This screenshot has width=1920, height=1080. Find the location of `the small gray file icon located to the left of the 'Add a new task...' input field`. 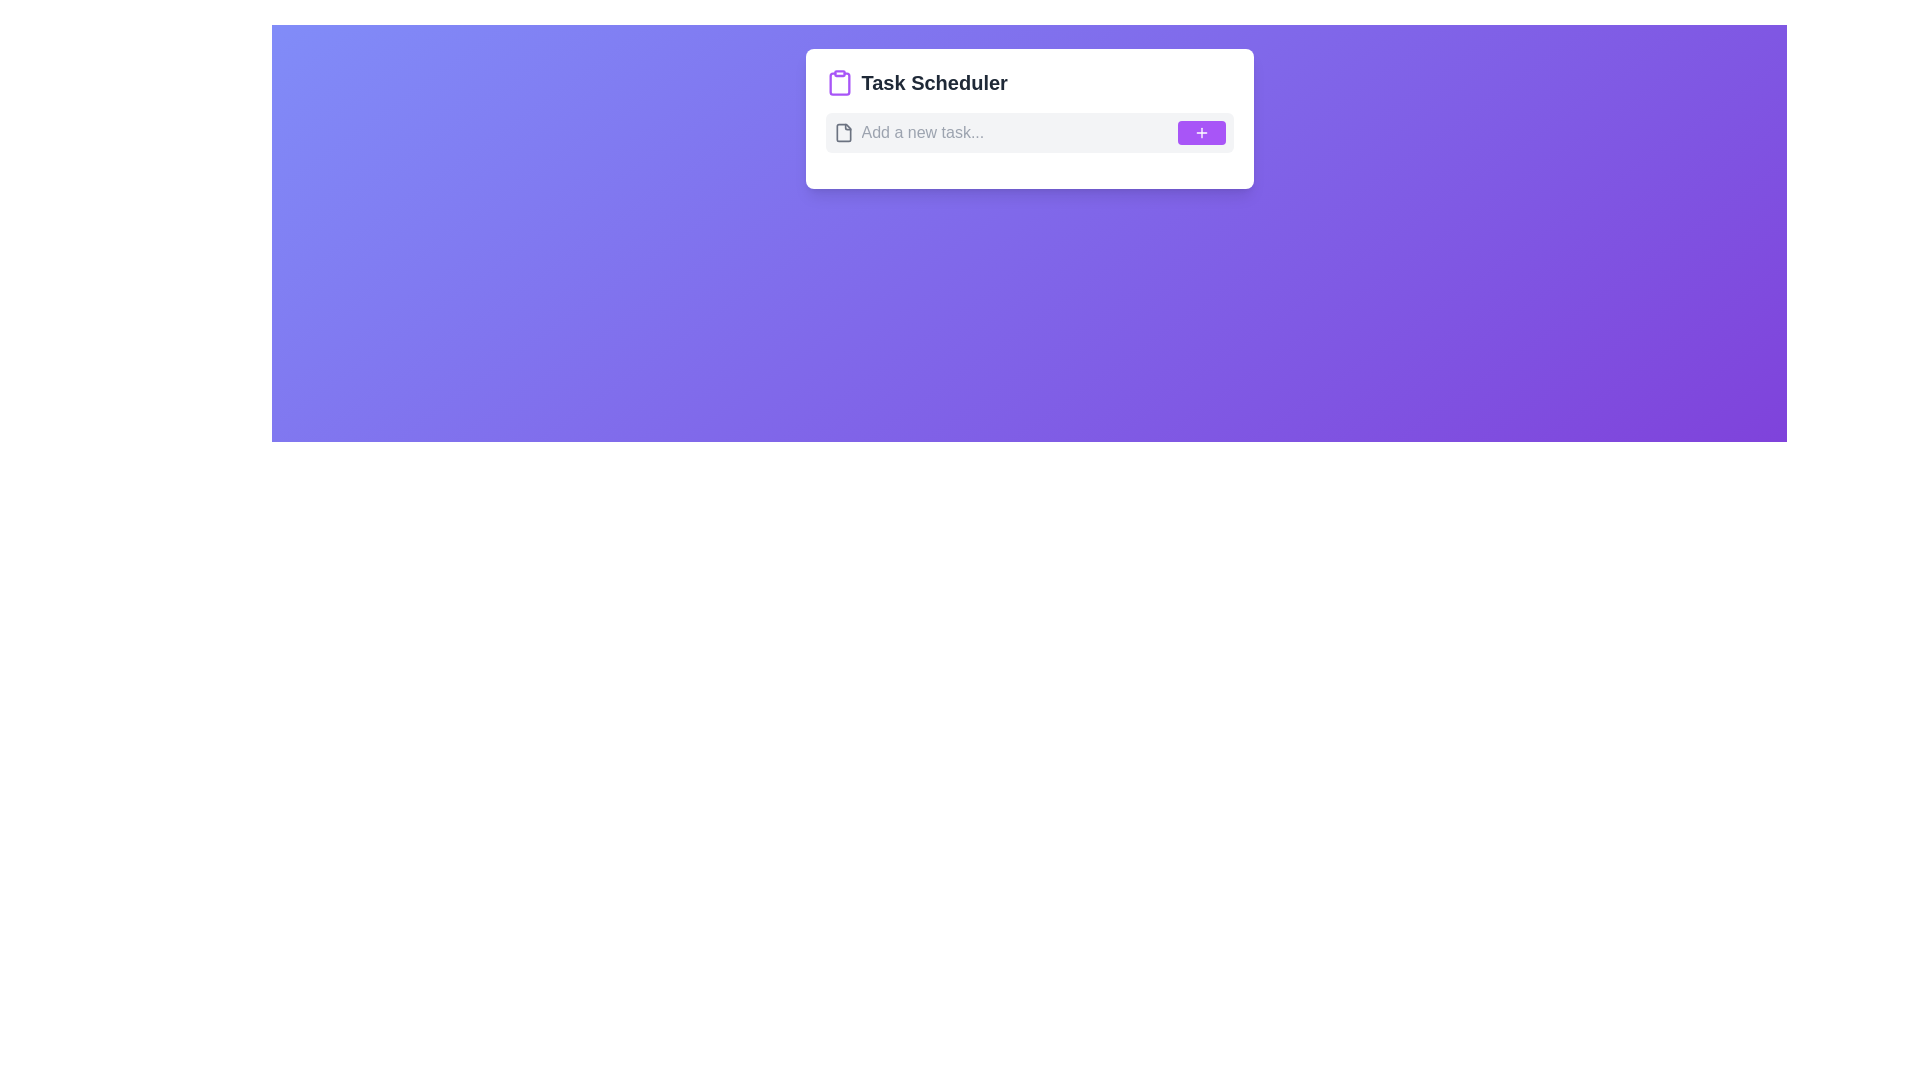

the small gray file icon located to the left of the 'Add a new task...' input field is located at coordinates (843, 132).